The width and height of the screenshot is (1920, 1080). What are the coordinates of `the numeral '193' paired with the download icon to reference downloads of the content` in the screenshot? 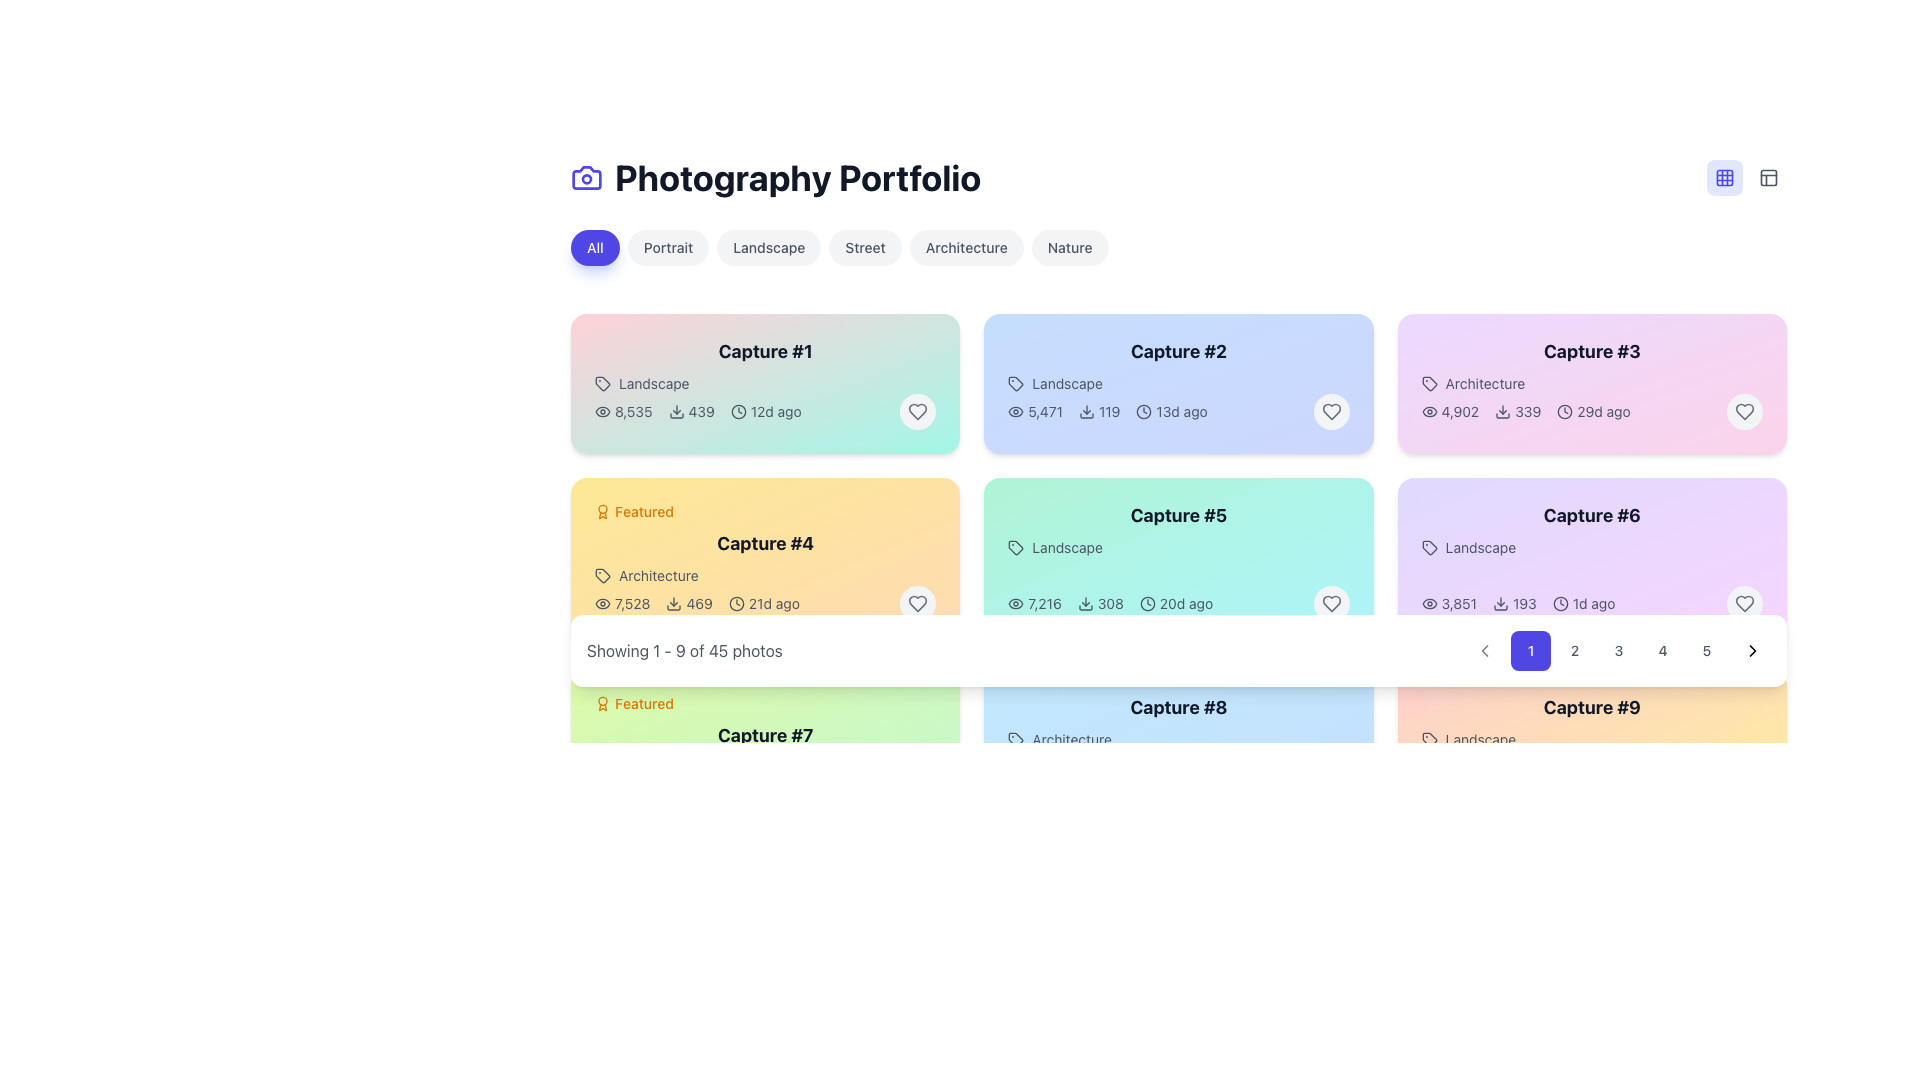 It's located at (1514, 603).